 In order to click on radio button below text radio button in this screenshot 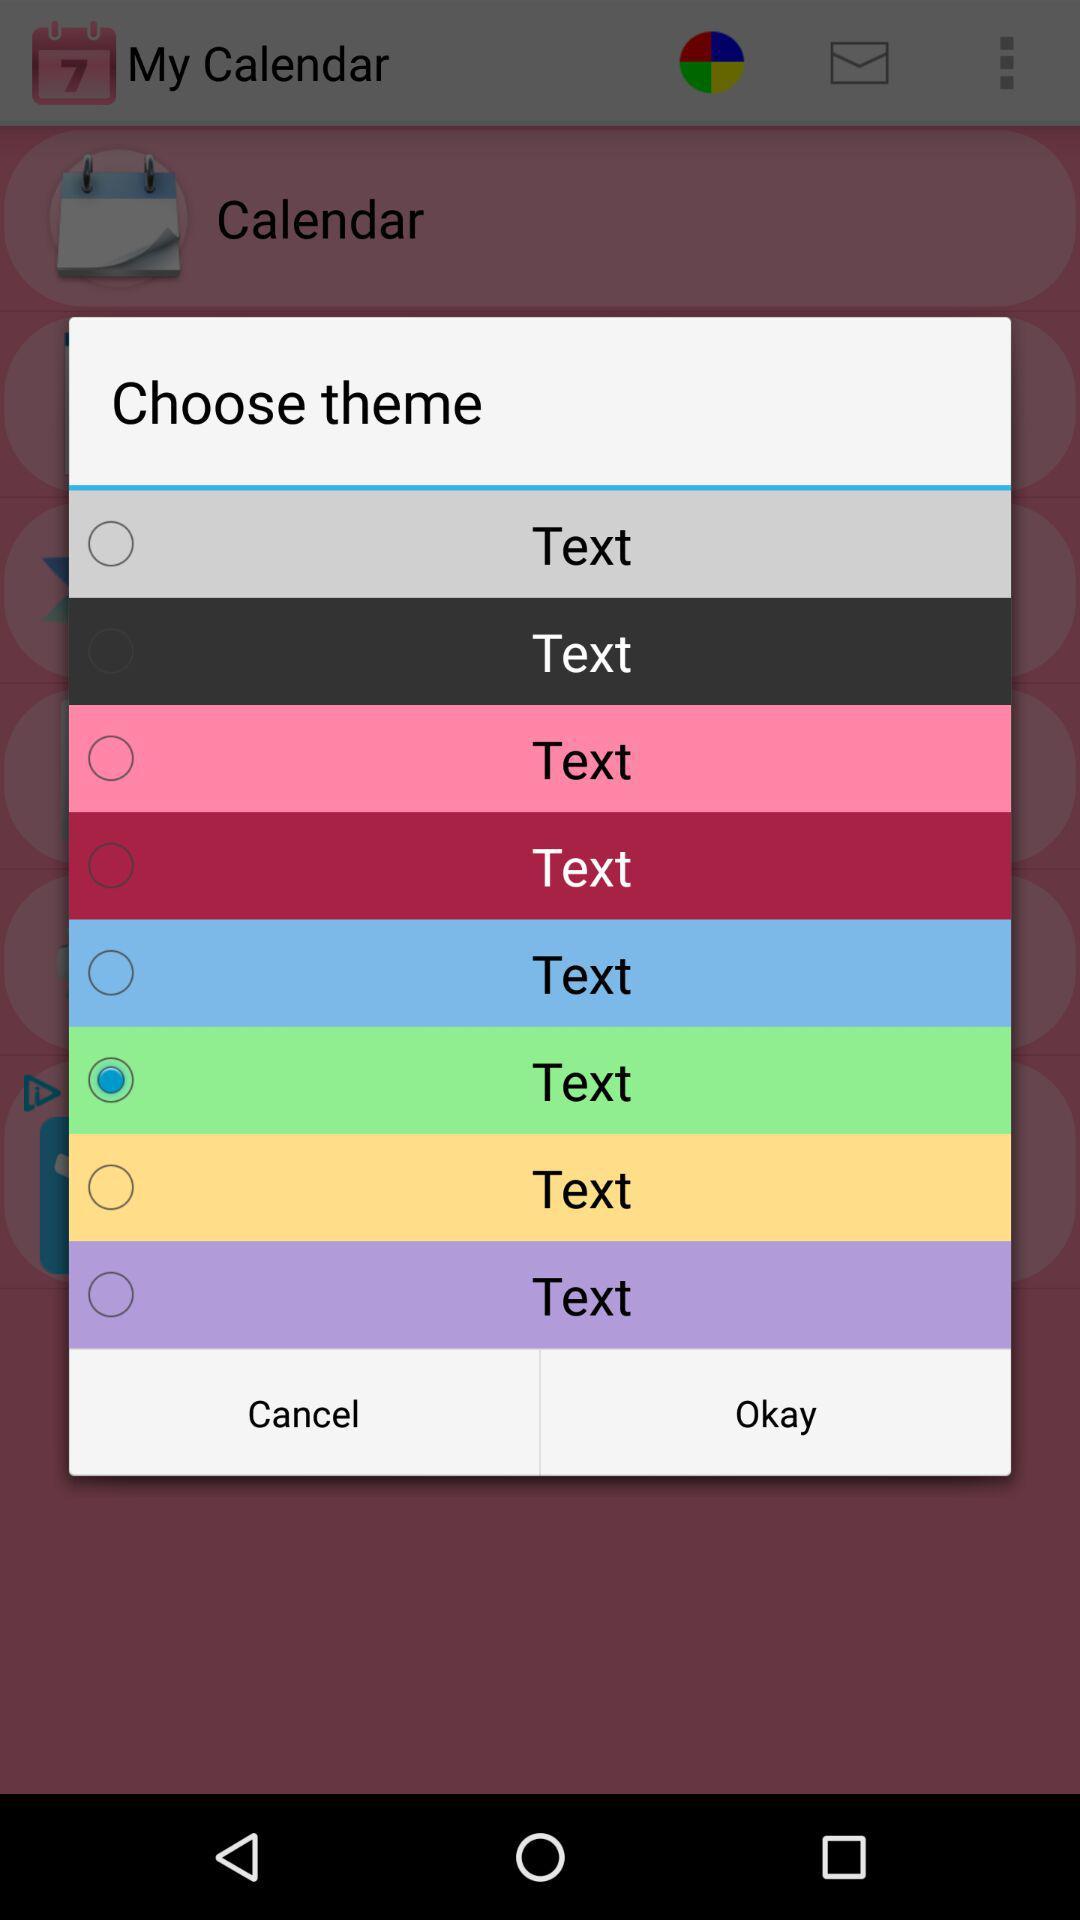, I will do `click(304, 1411)`.